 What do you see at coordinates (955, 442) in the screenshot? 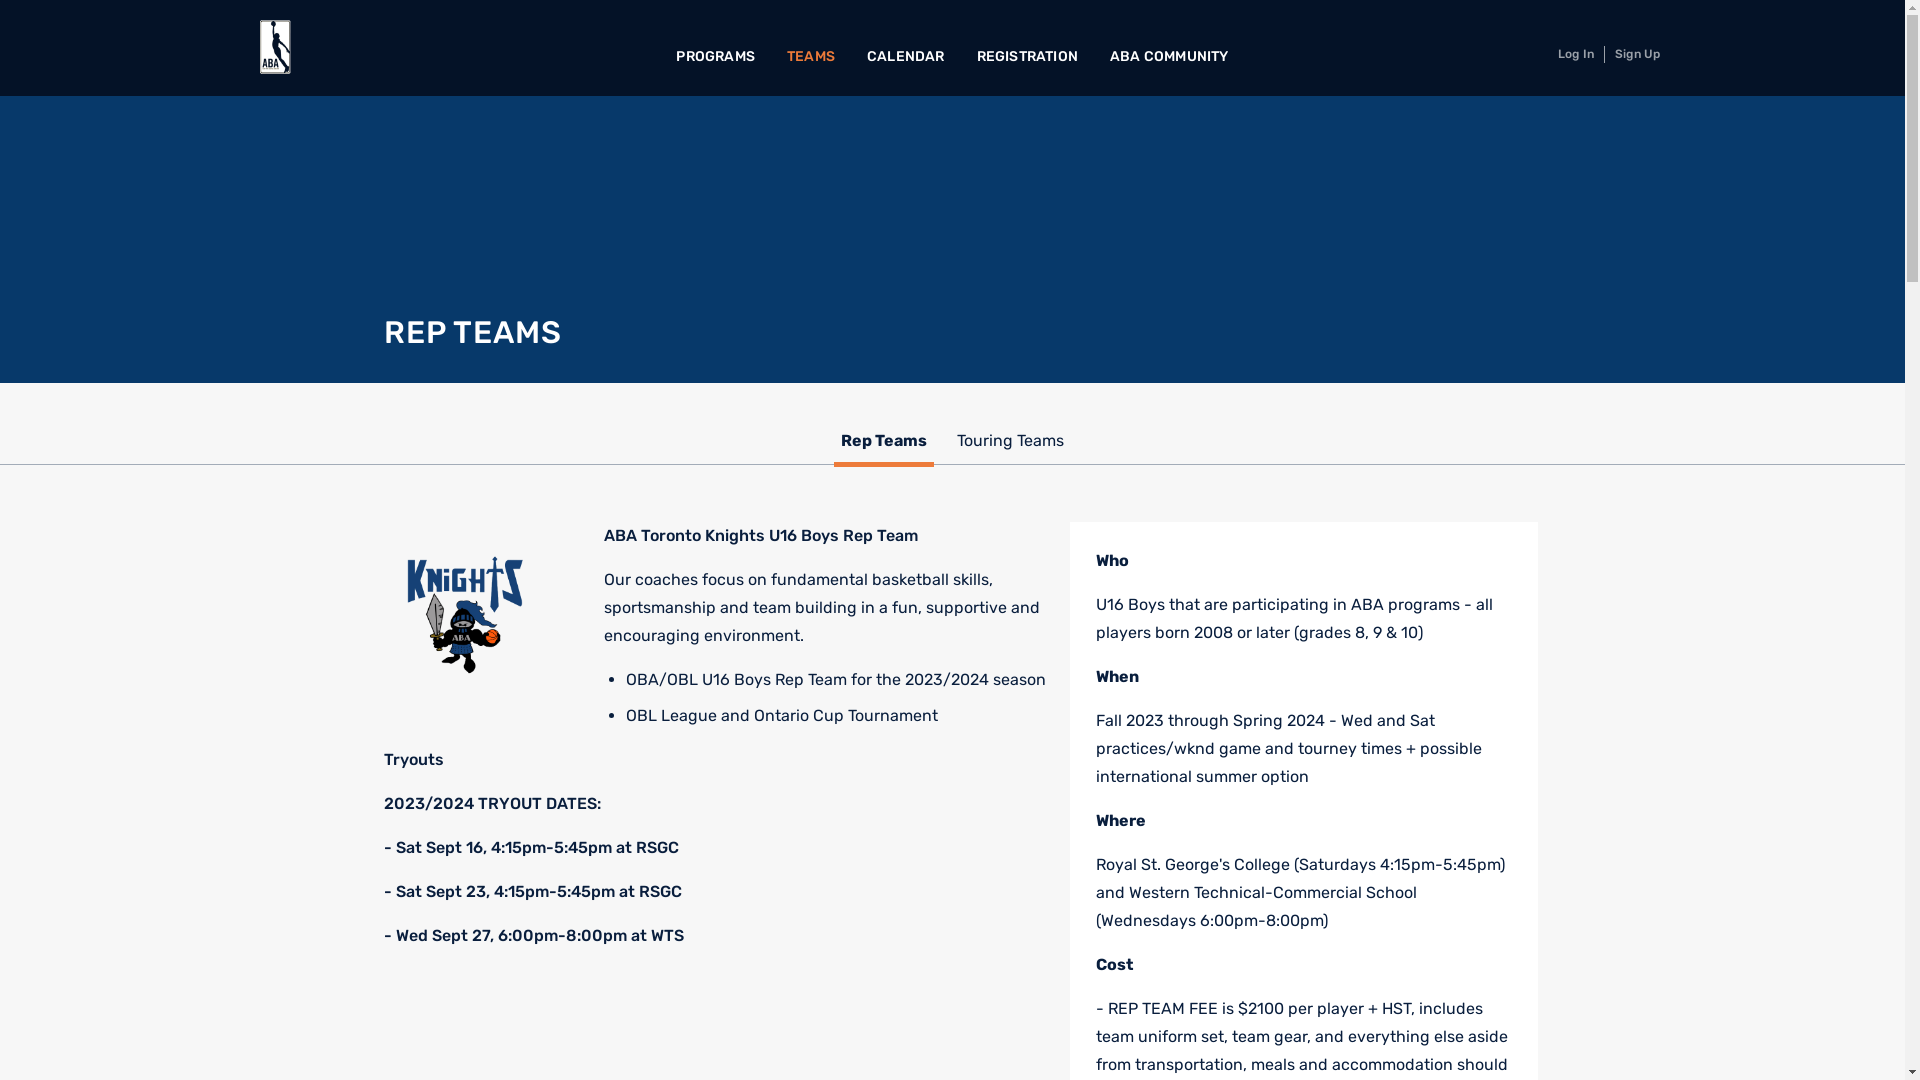
I see `'Touring Teams'` at bounding box center [955, 442].